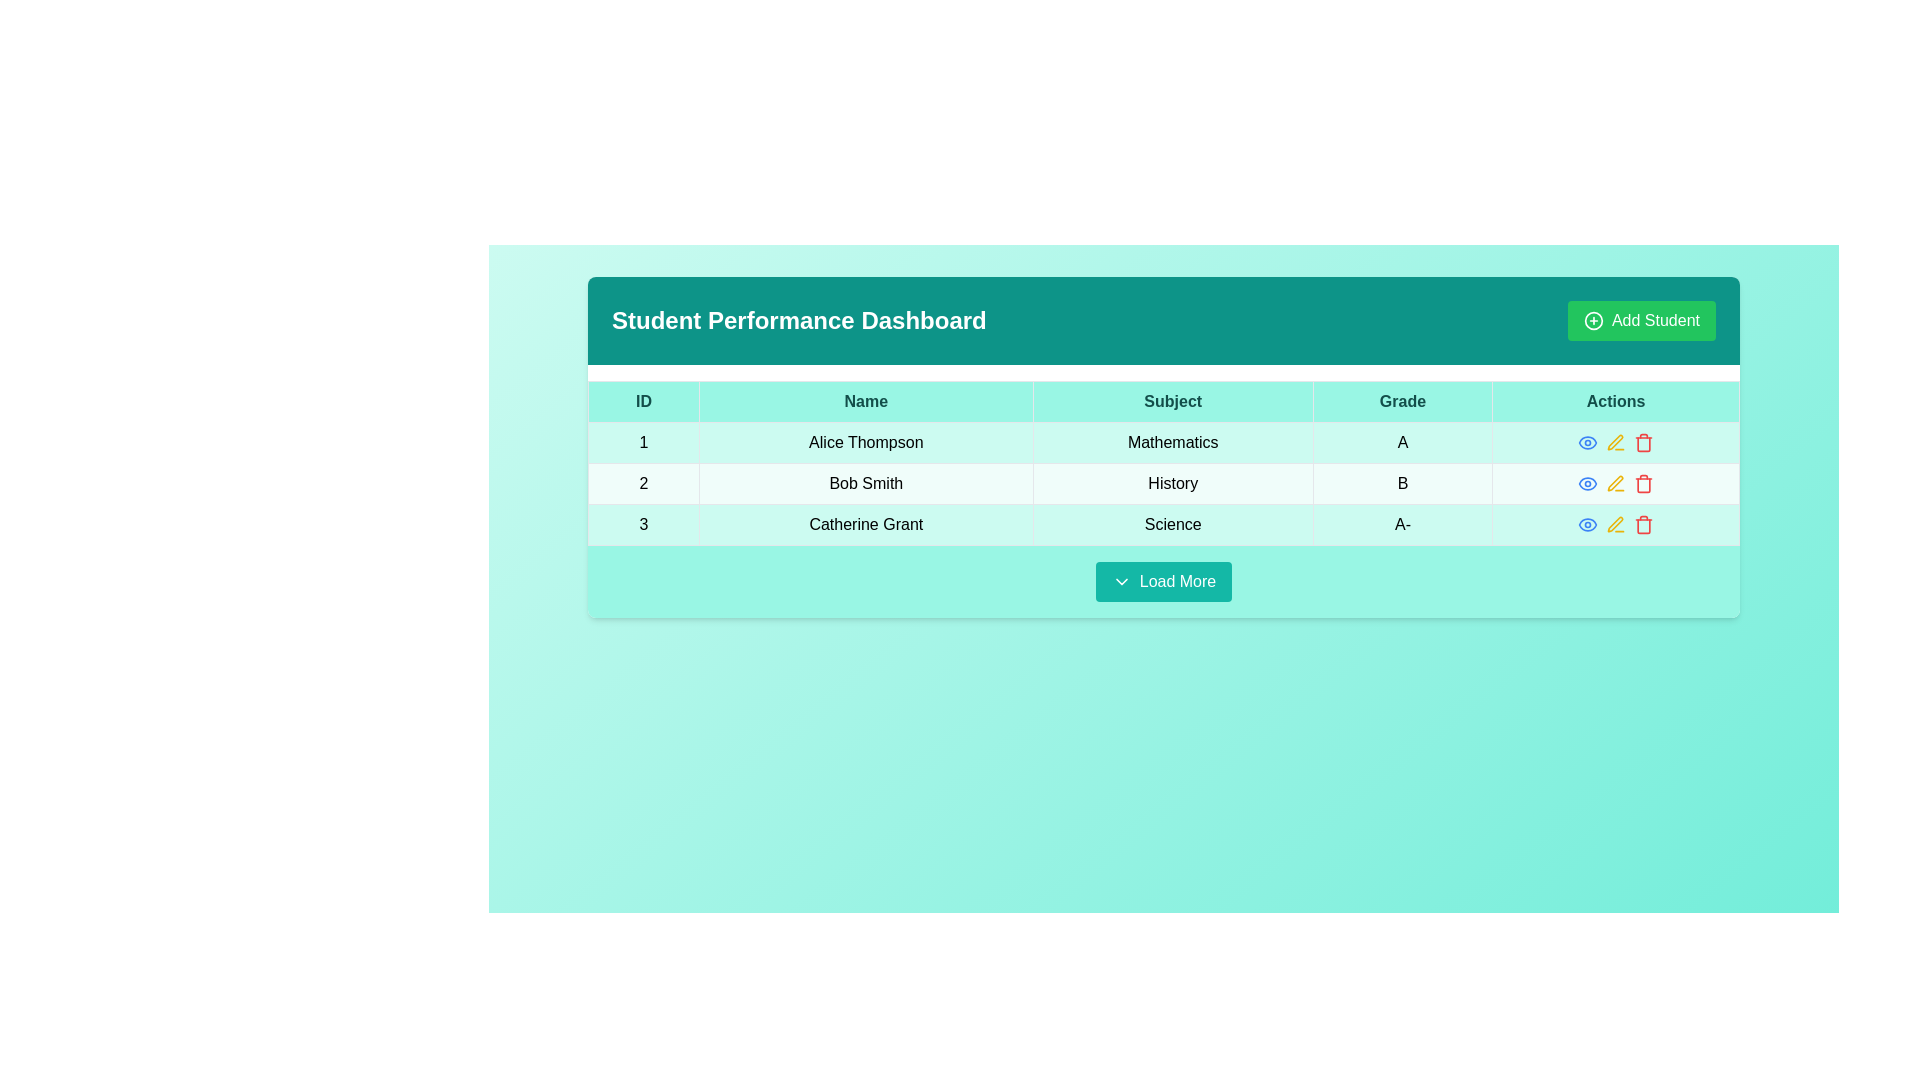 The height and width of the screenshot is (1080, 1920). Describe the element at coordinates (1173, 401) in the screenshot. I see `the 'Subject' text header, which is a bold header centered in its cell and part of the table header under the main dashboard title` at that location.